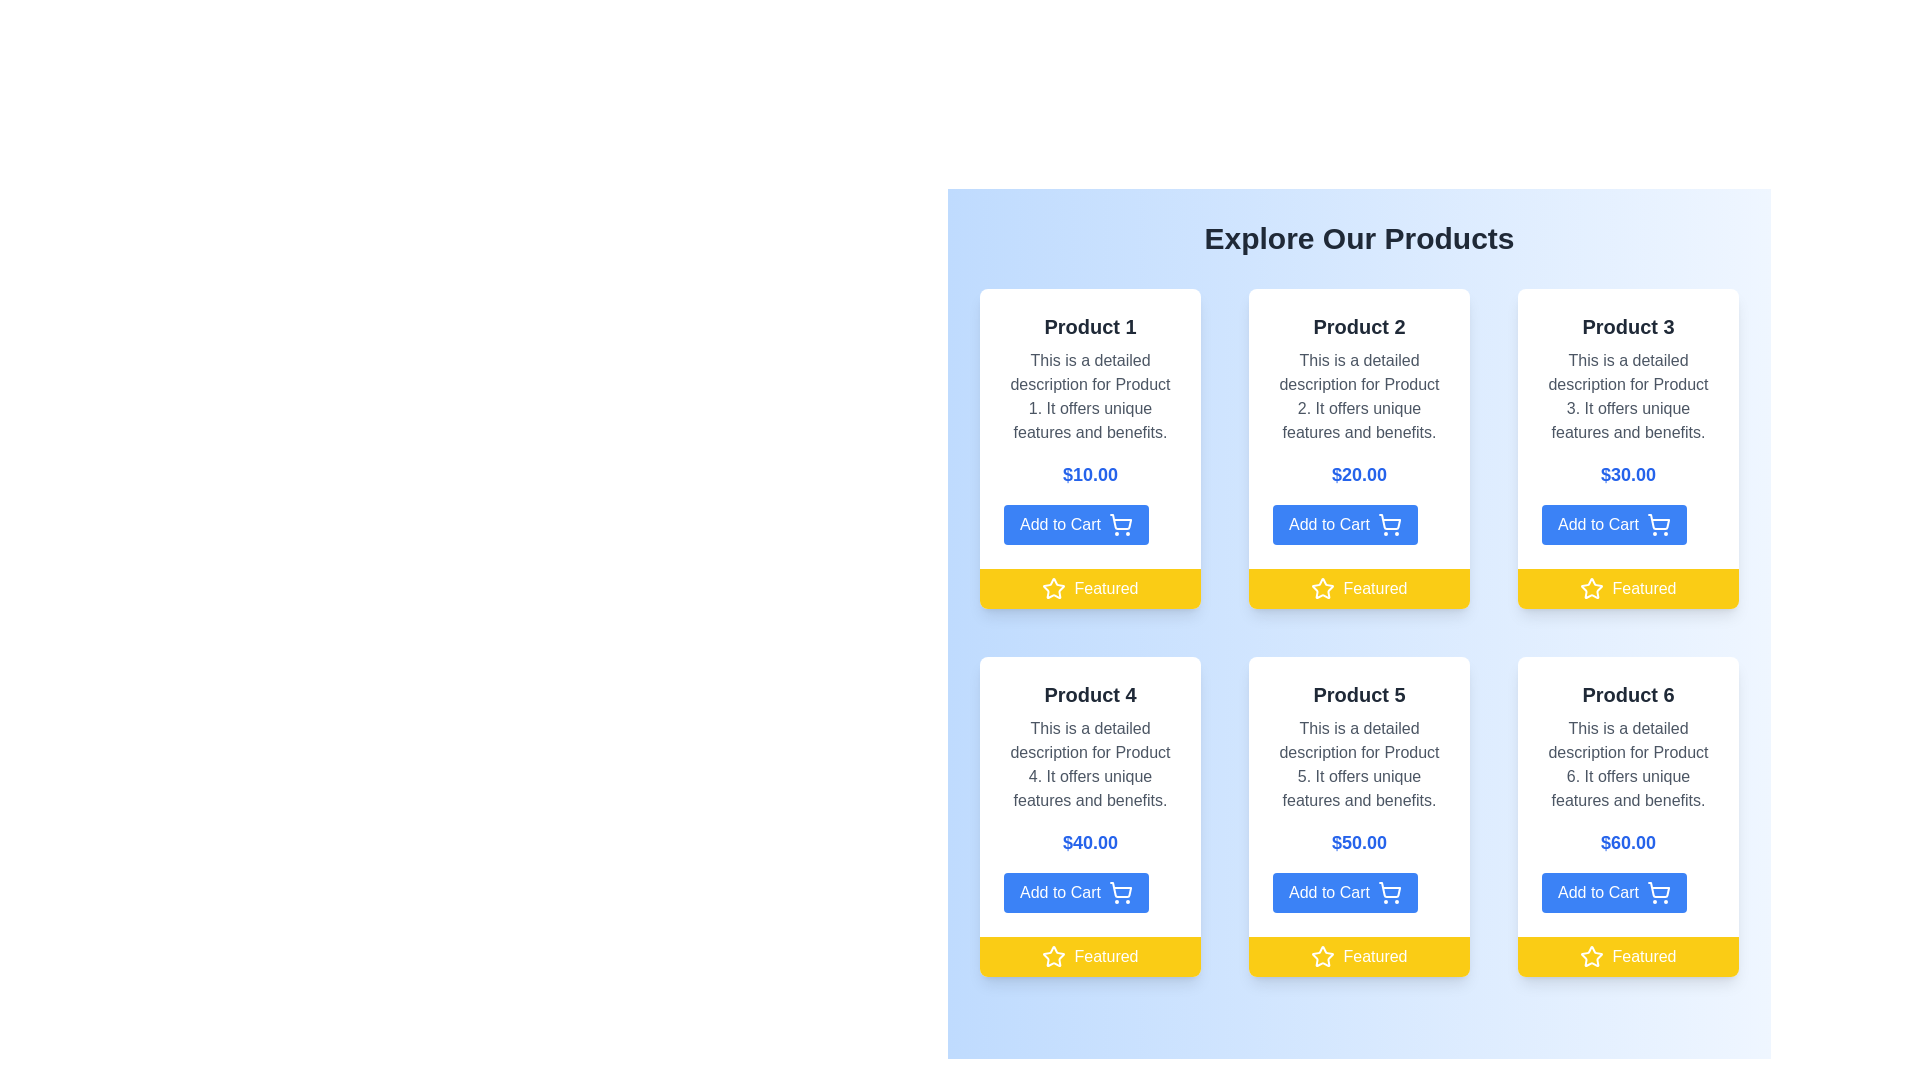 The image size is (1920, 1080). Describe the element at coordinates (1121, 889) in the screenshot. I see `the shopping cart icon located to the right of the 'Add to Cart' text on the button for Product 4` at that location.